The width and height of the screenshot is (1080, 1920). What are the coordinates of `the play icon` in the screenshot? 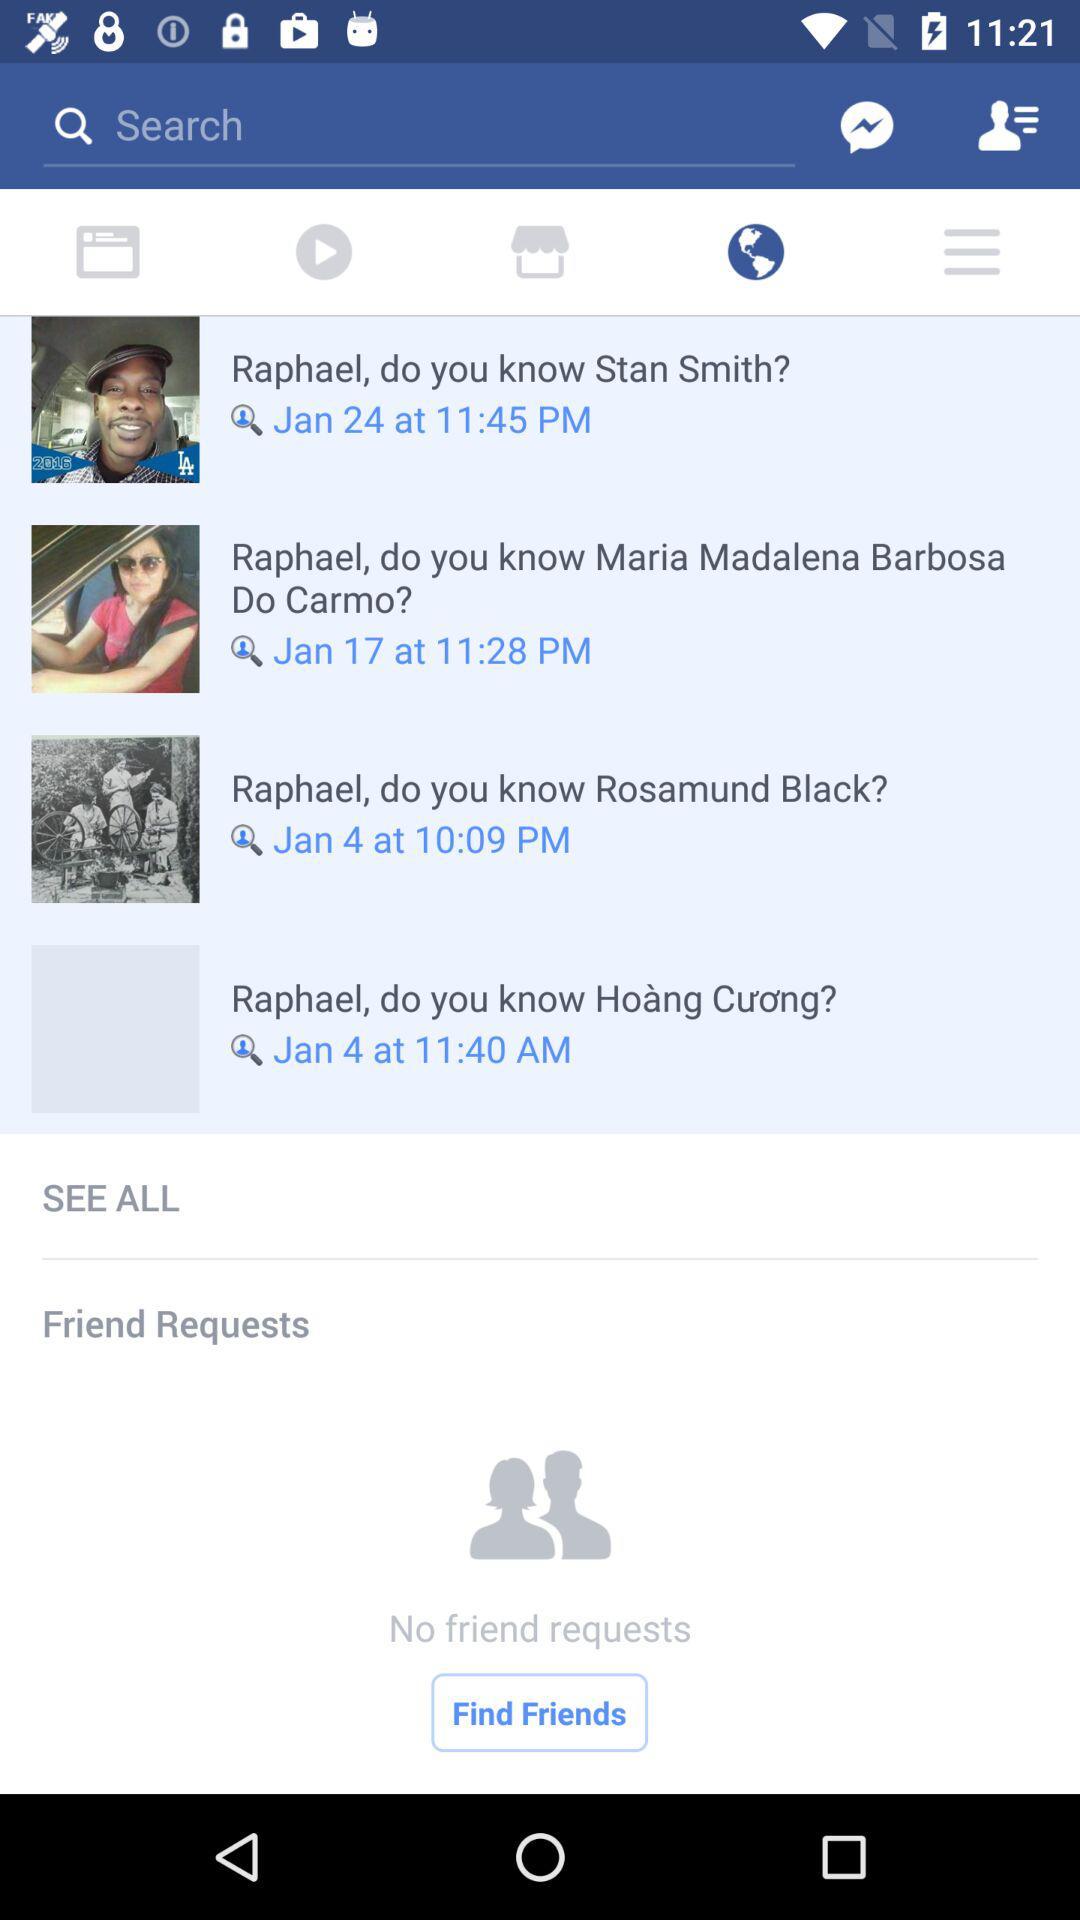 It's located at (323, 251).